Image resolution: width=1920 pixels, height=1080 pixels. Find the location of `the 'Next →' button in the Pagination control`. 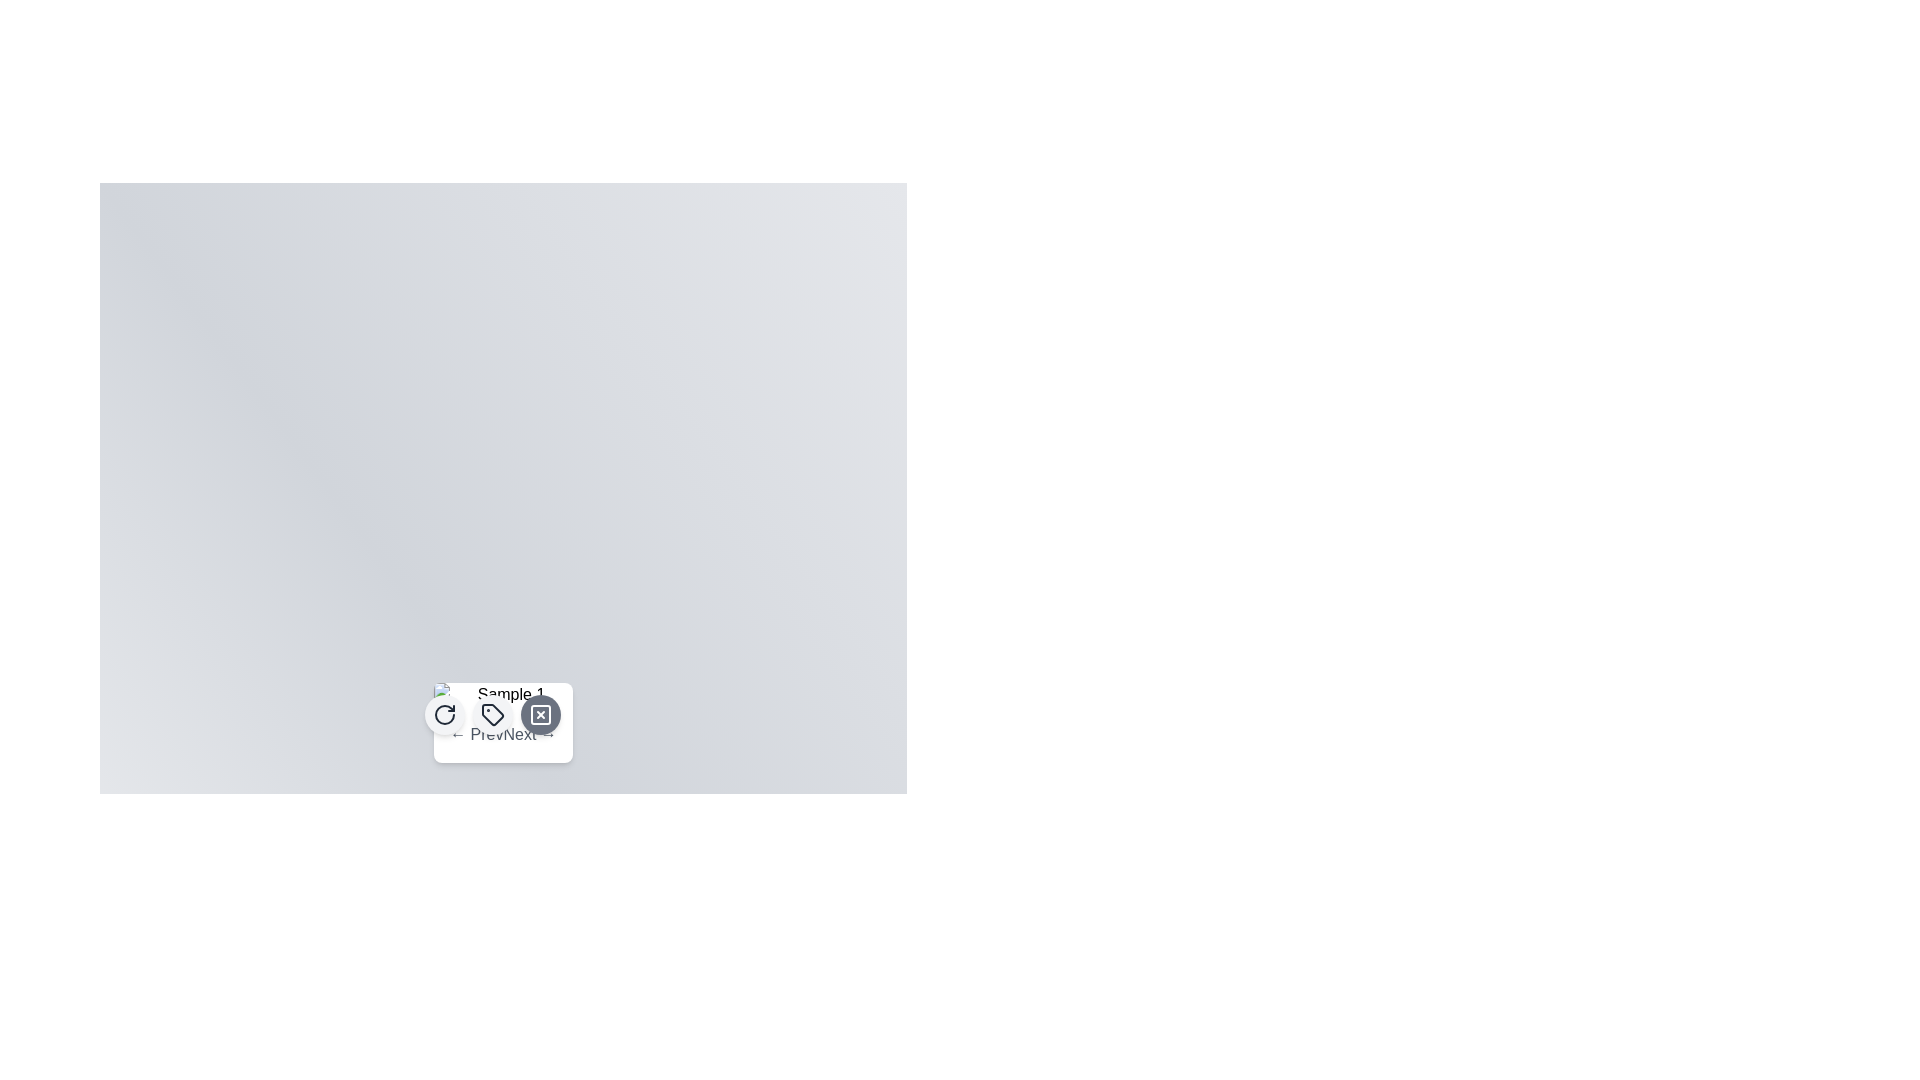

the 'Next →' button in the Pagination control is located at coordinates (503, 735).